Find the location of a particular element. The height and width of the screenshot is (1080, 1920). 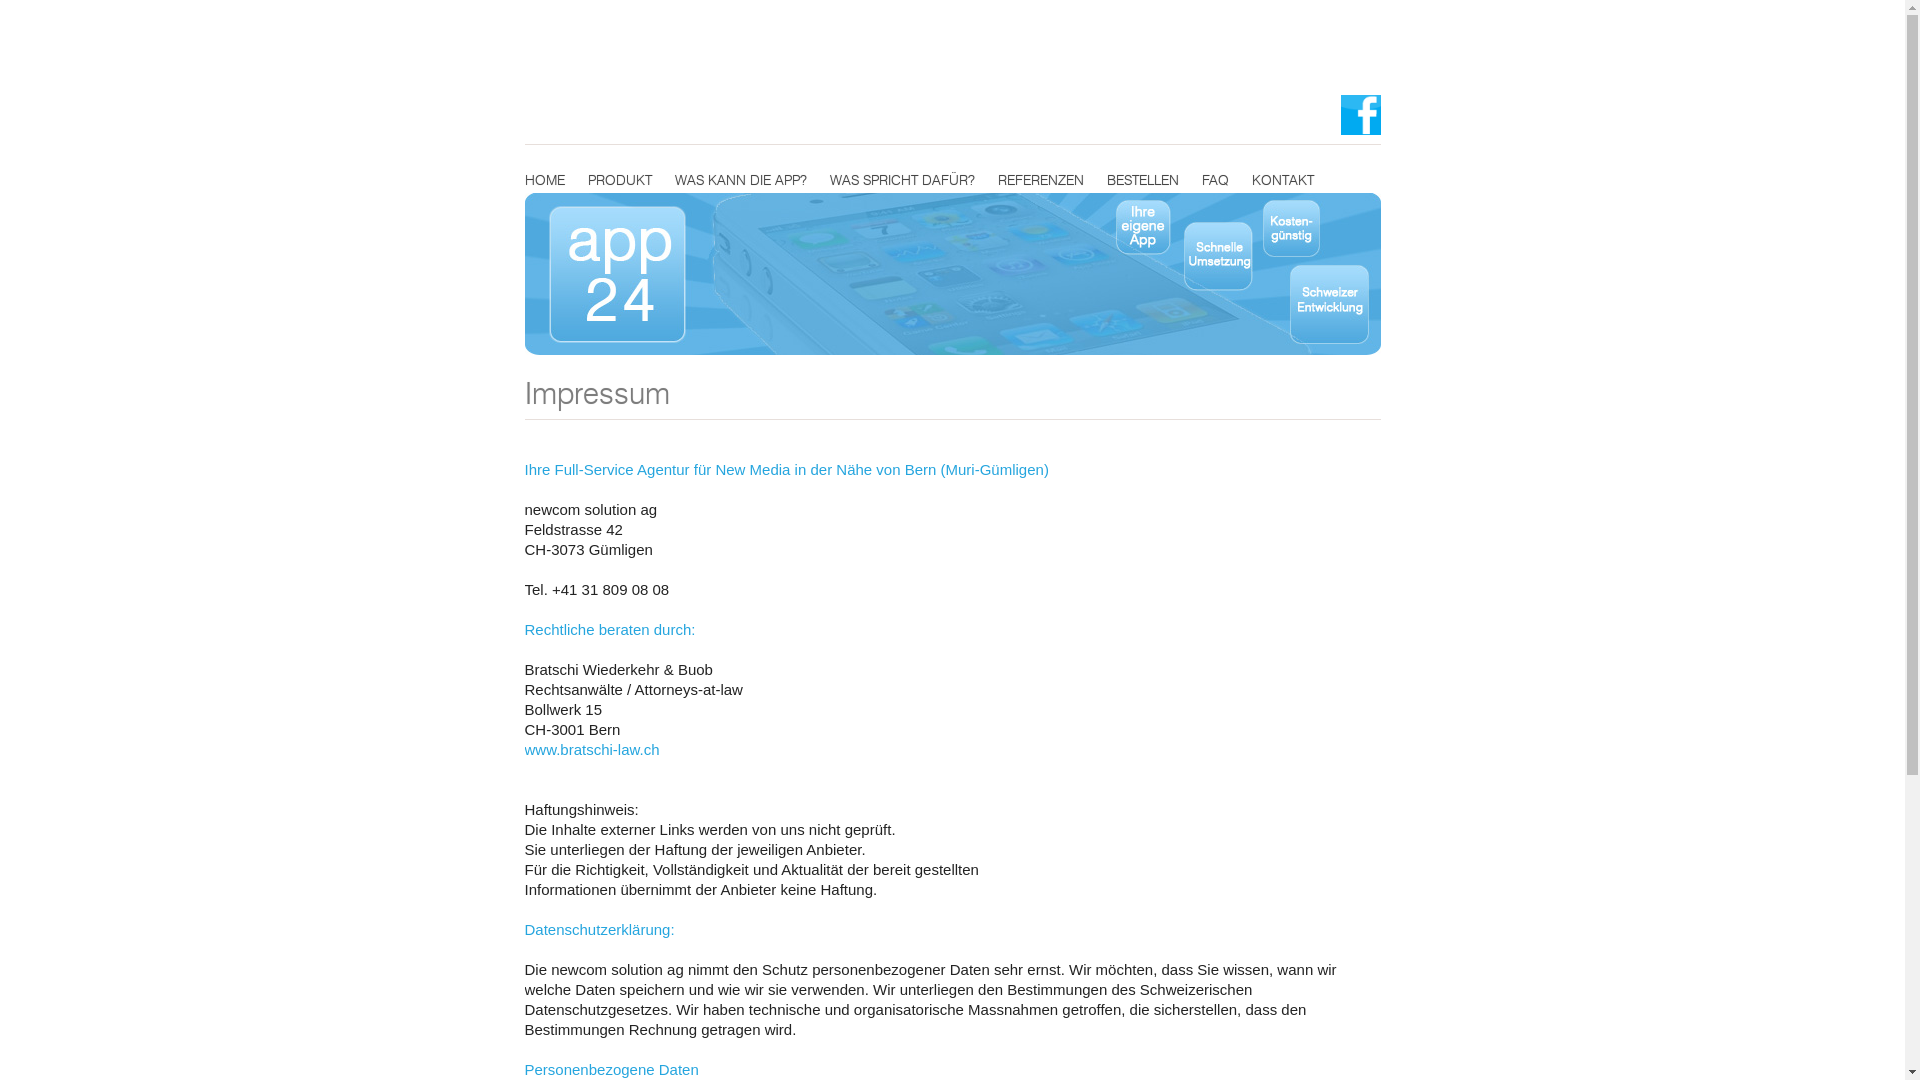

'HOME' is located at coordinates (543, 181).